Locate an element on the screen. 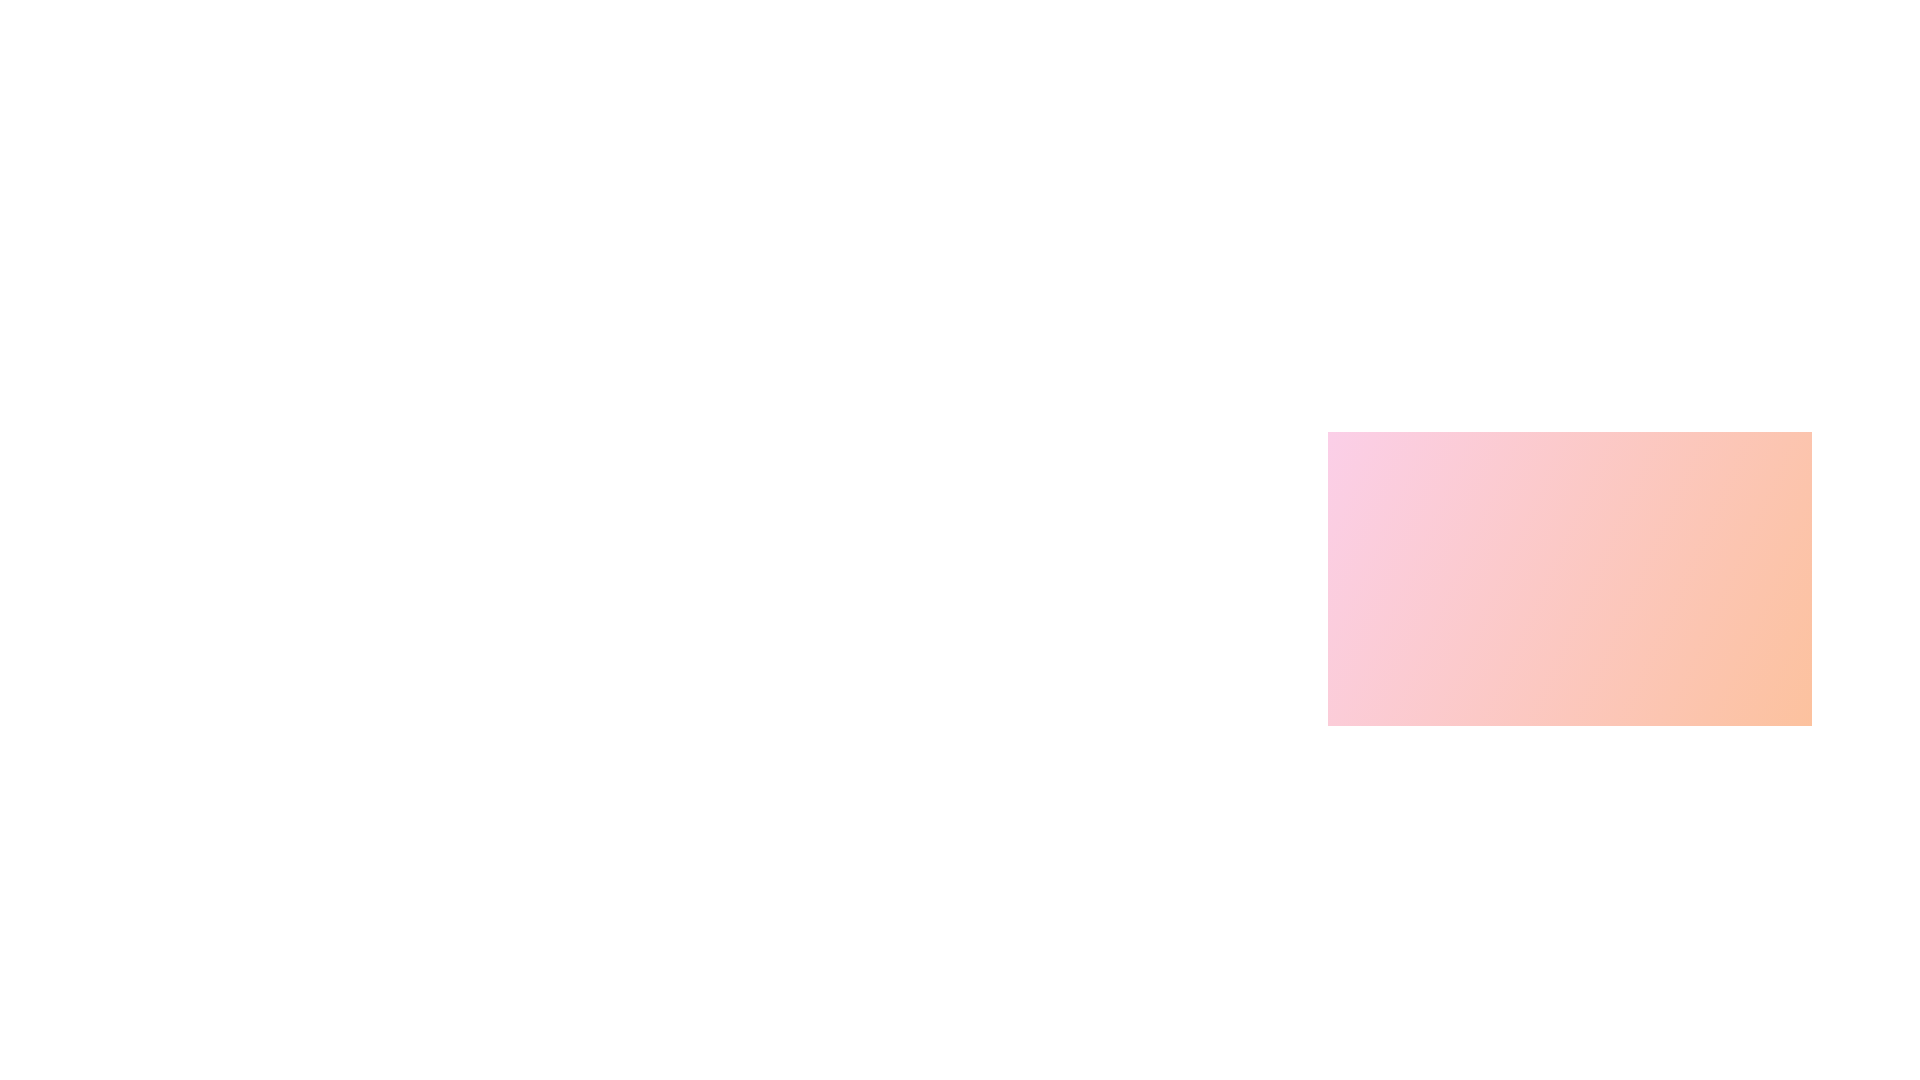 This screenshot has height=1080, width=1920. the navigation button located at the bottom center of the interface, which allows the user to move to the previous page or section, to observe the hover effect is located at coordinates (1408, 1018).